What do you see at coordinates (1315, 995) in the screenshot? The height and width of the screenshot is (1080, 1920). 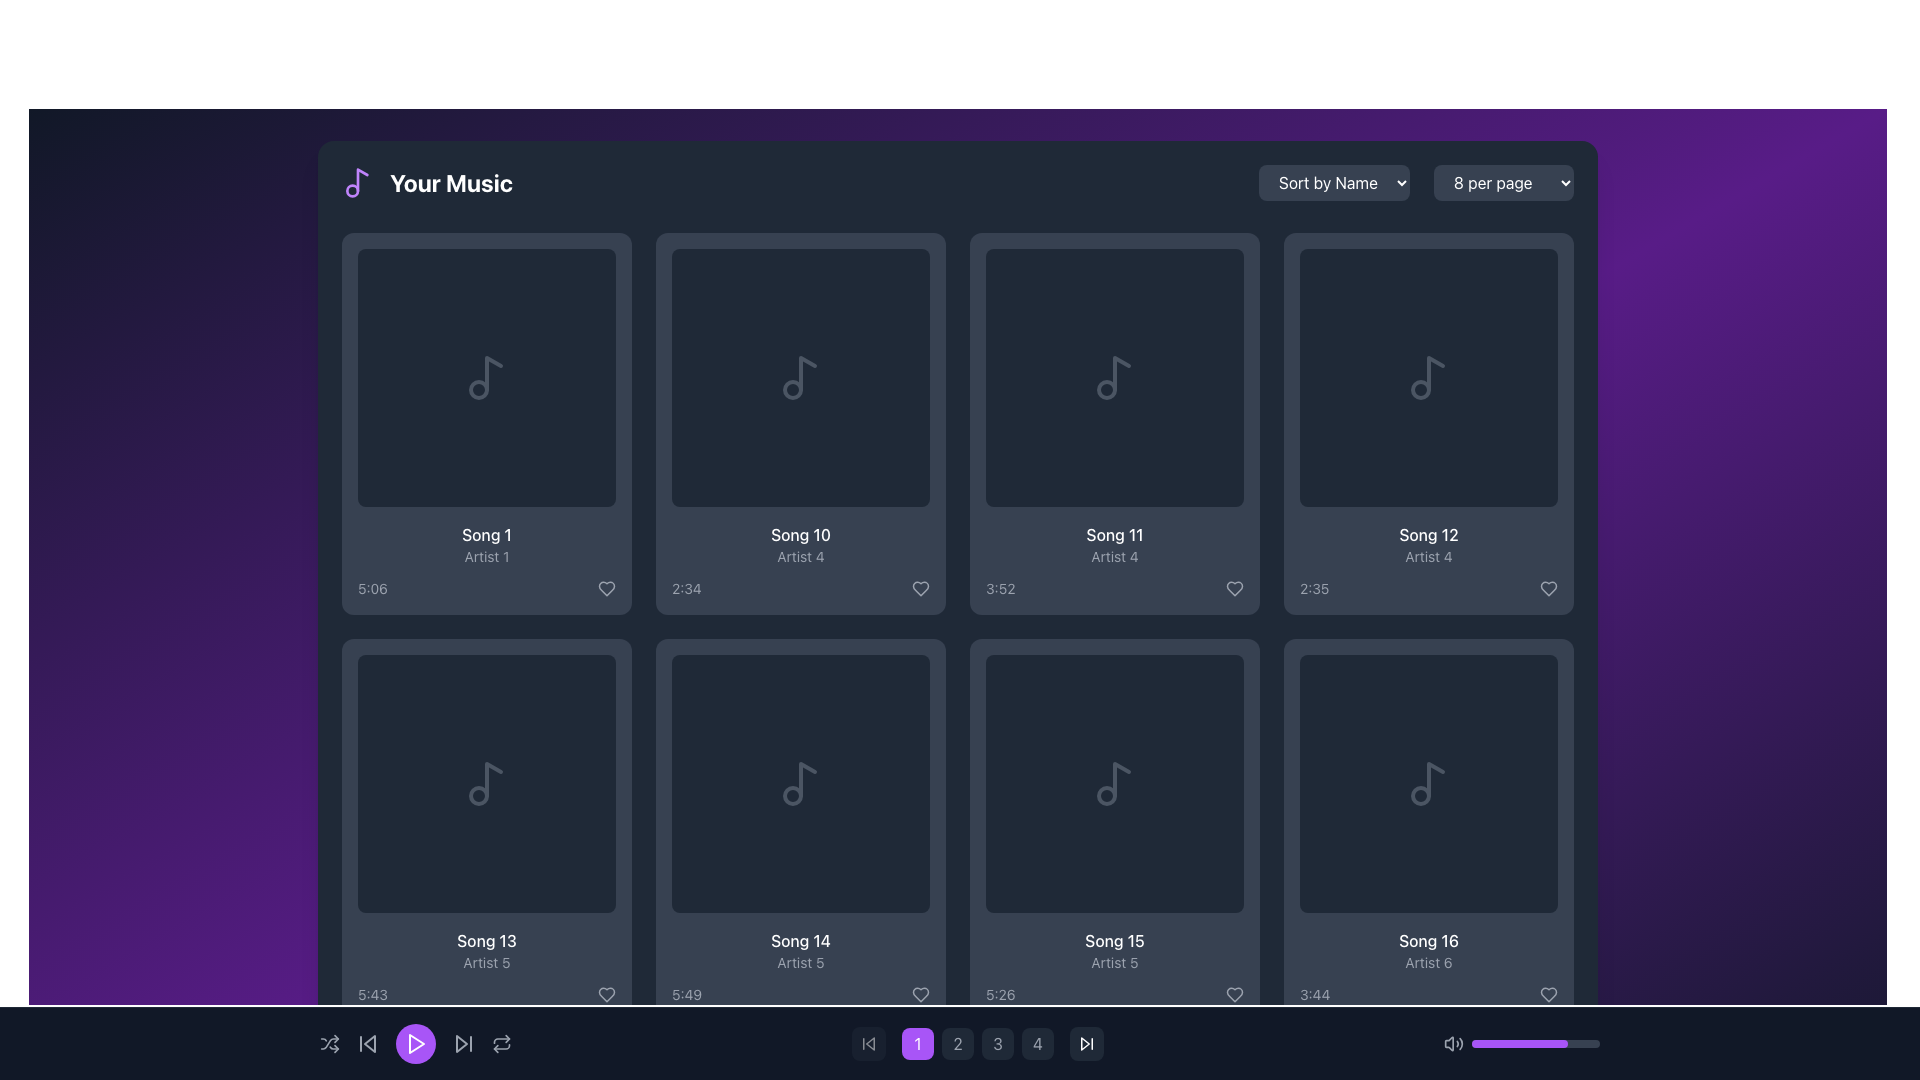 I see `the time duration display for 'Song 16', located in the lower-right corner of its section, below the song's title and artist` at bounding box center [1315, 995].